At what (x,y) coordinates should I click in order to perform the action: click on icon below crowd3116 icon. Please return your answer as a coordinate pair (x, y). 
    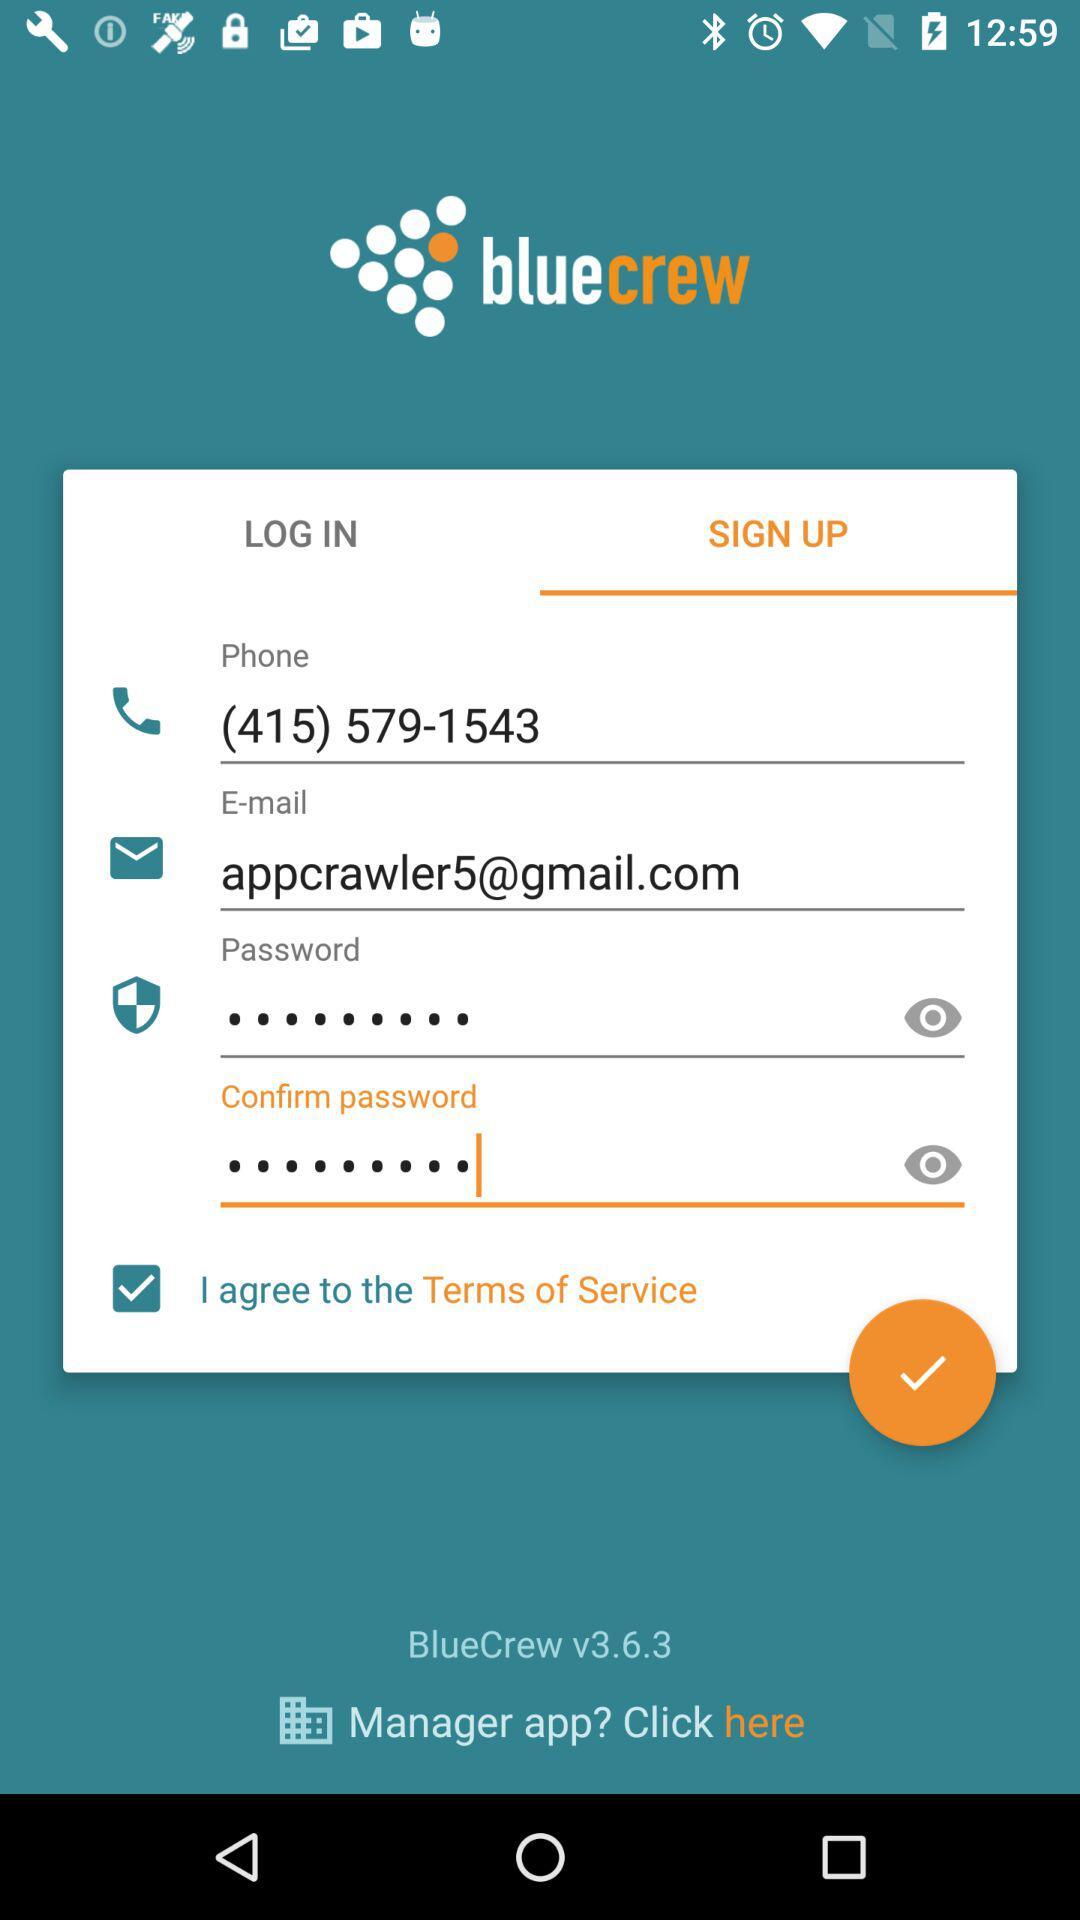
    Looking at the image, I should click on (922, 1371).